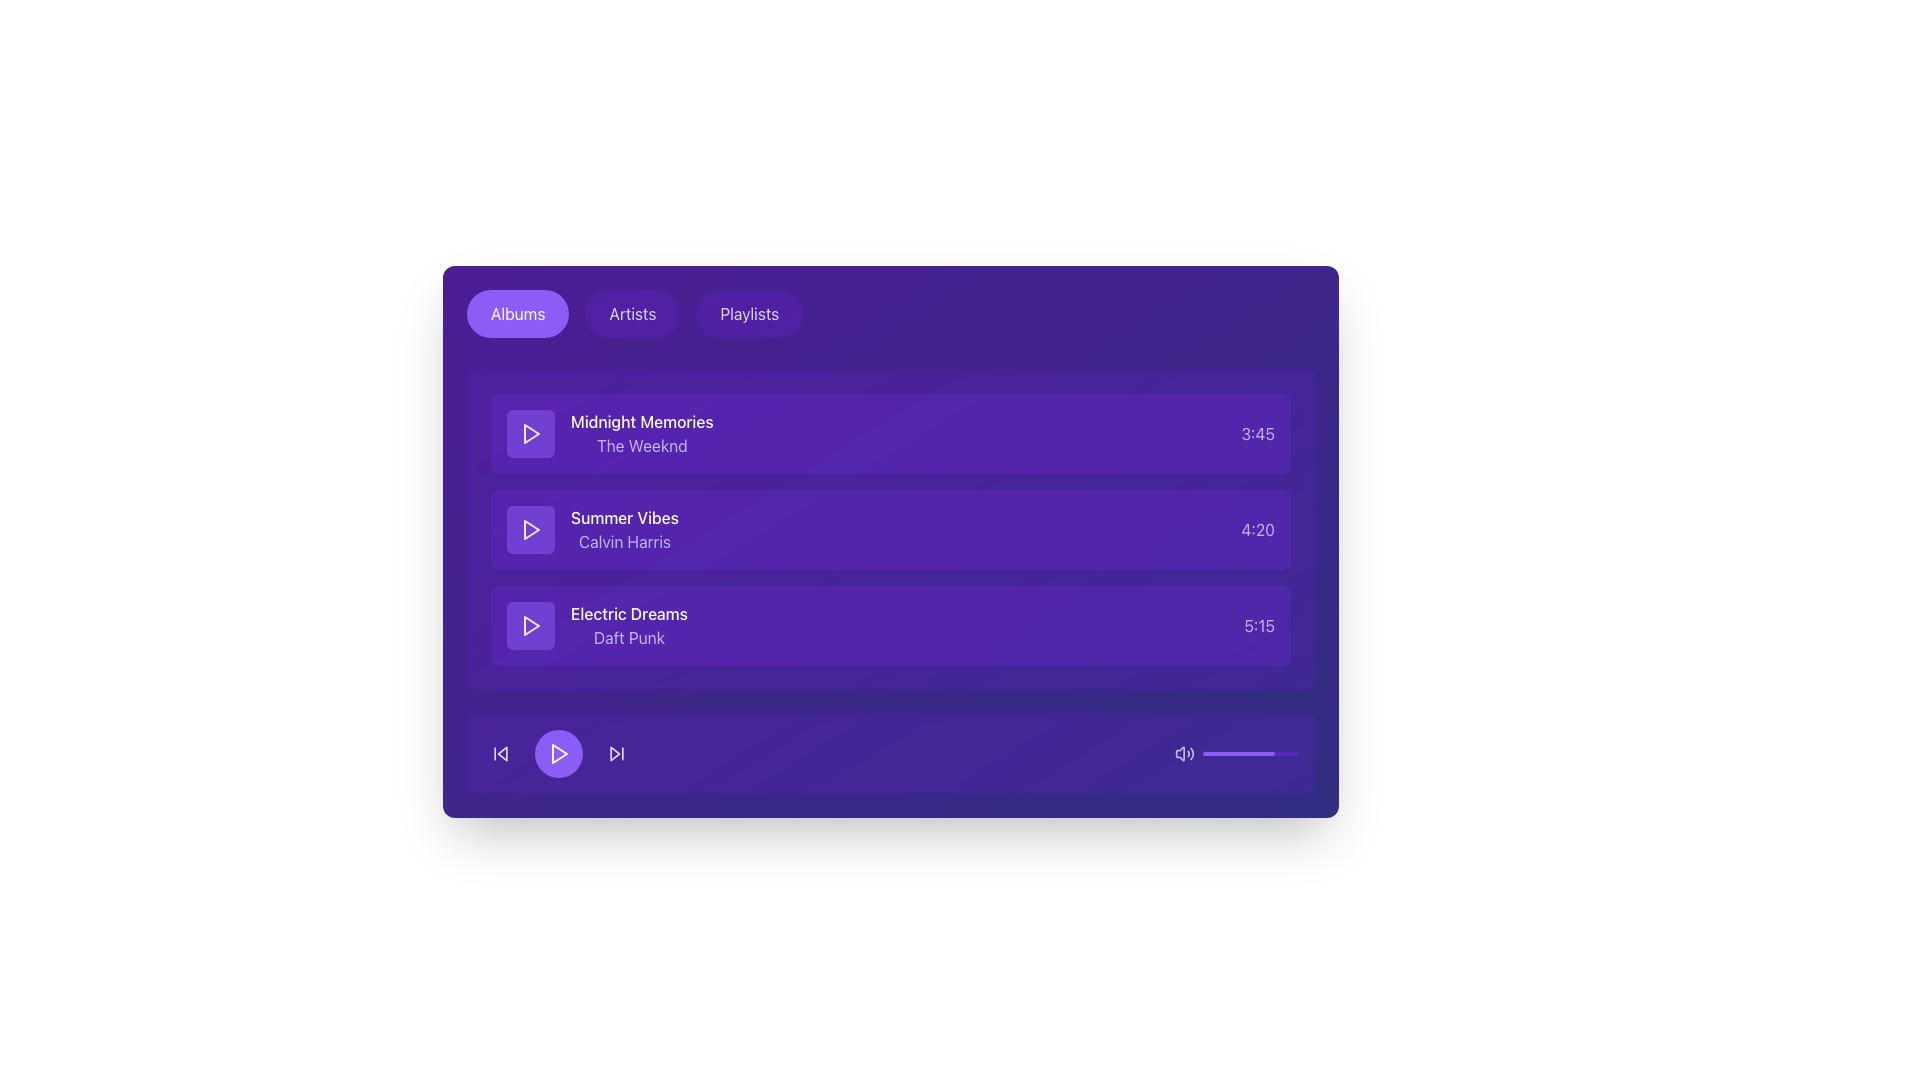 The image size is (1920, 1080). Describe the element at coordinates (1240, 753) in the screenshot. I see `the volume level` at that location.